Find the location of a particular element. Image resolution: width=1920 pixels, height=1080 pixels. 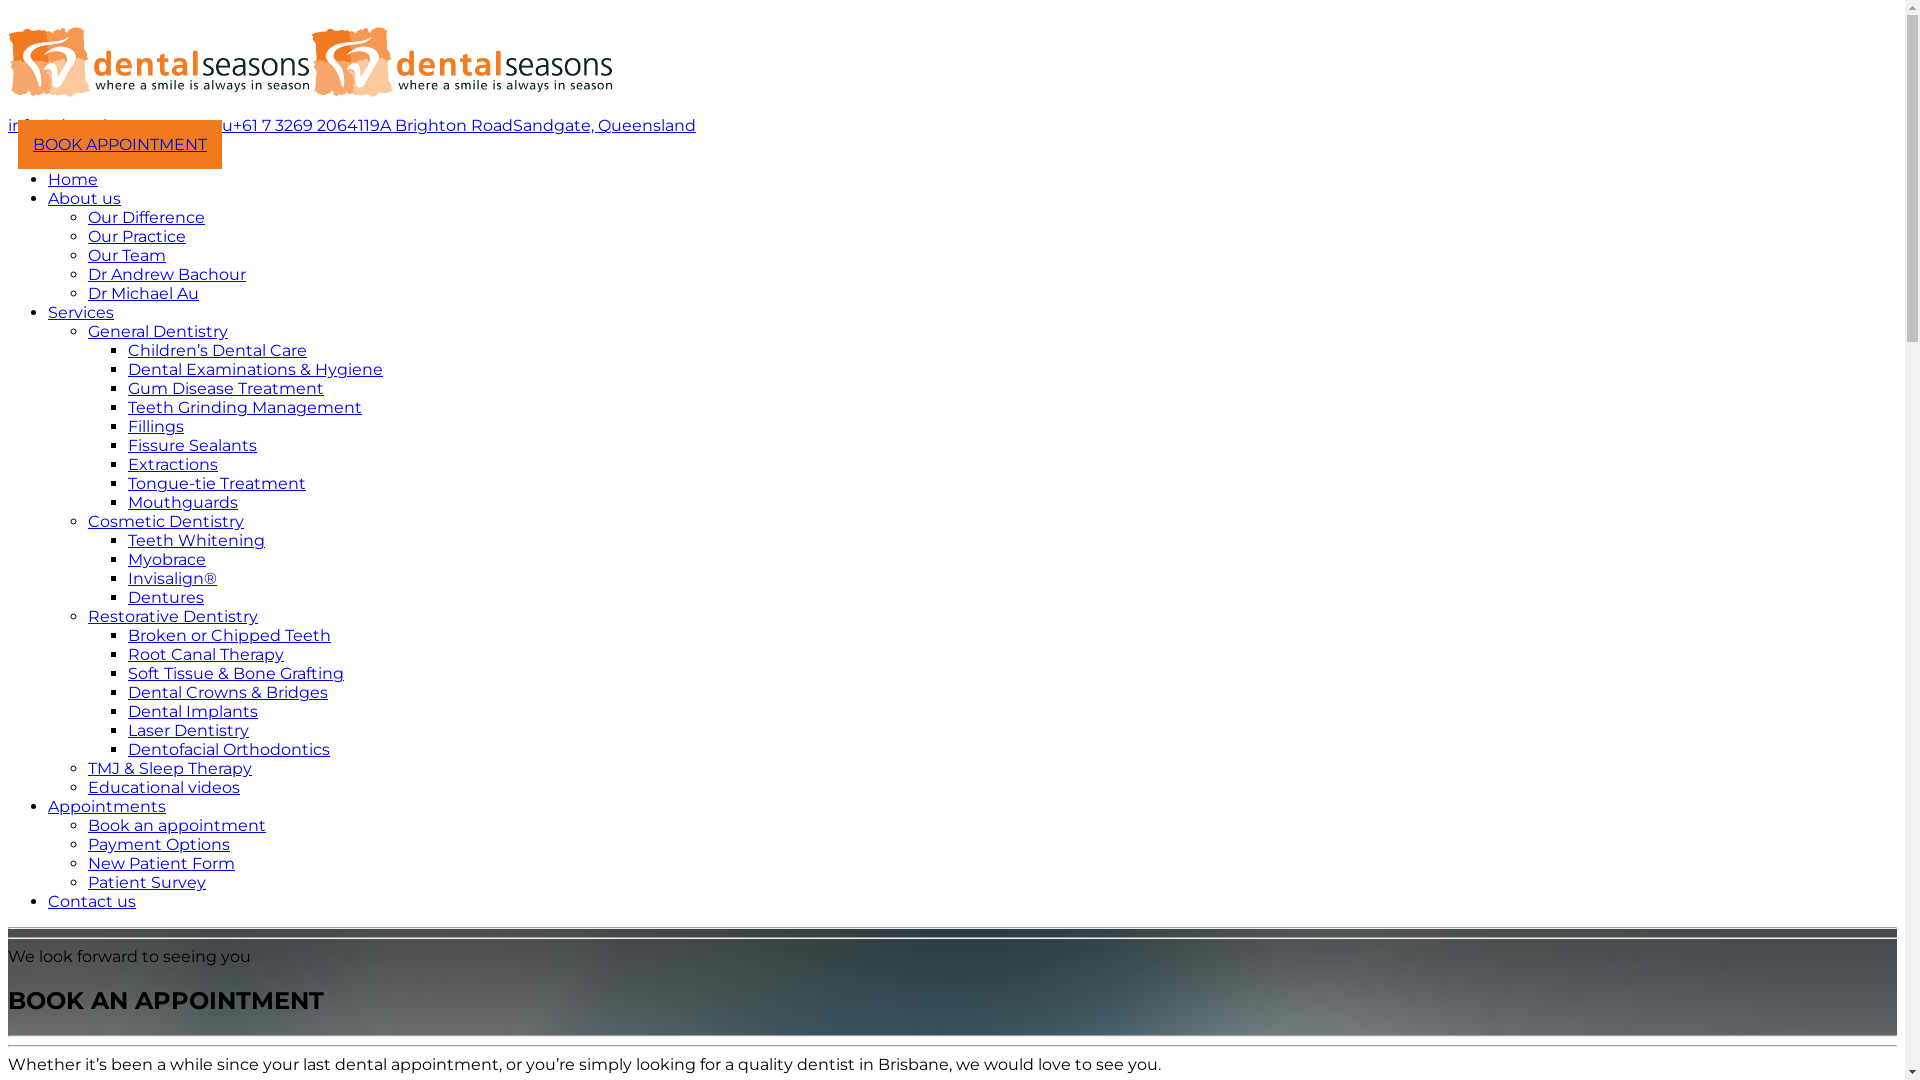

'About us' is located at coordinates (48, 198).